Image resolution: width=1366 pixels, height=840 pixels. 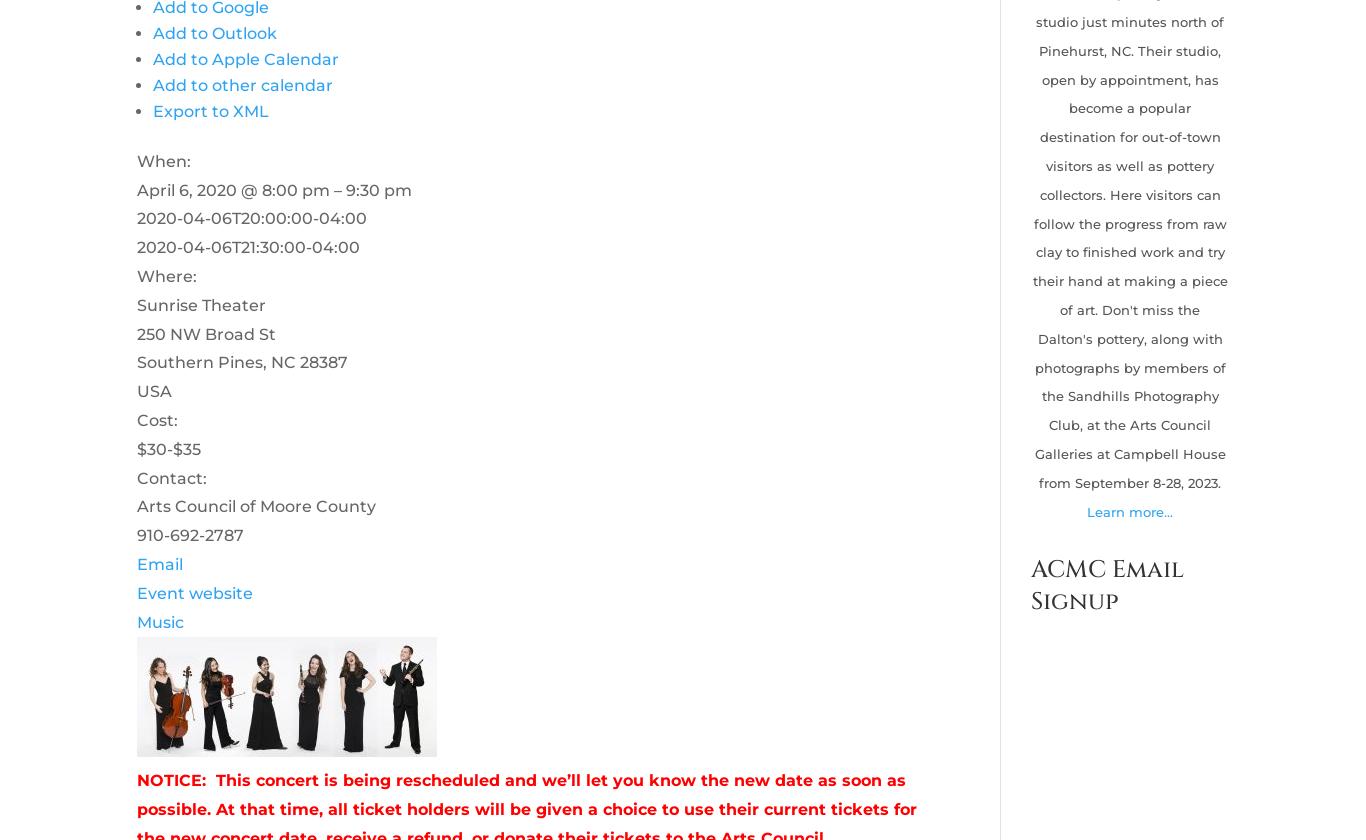 What do you see at coordinates (135, 391) in the screenshot?
I see `'USA'` at bounding box center [135, 391].